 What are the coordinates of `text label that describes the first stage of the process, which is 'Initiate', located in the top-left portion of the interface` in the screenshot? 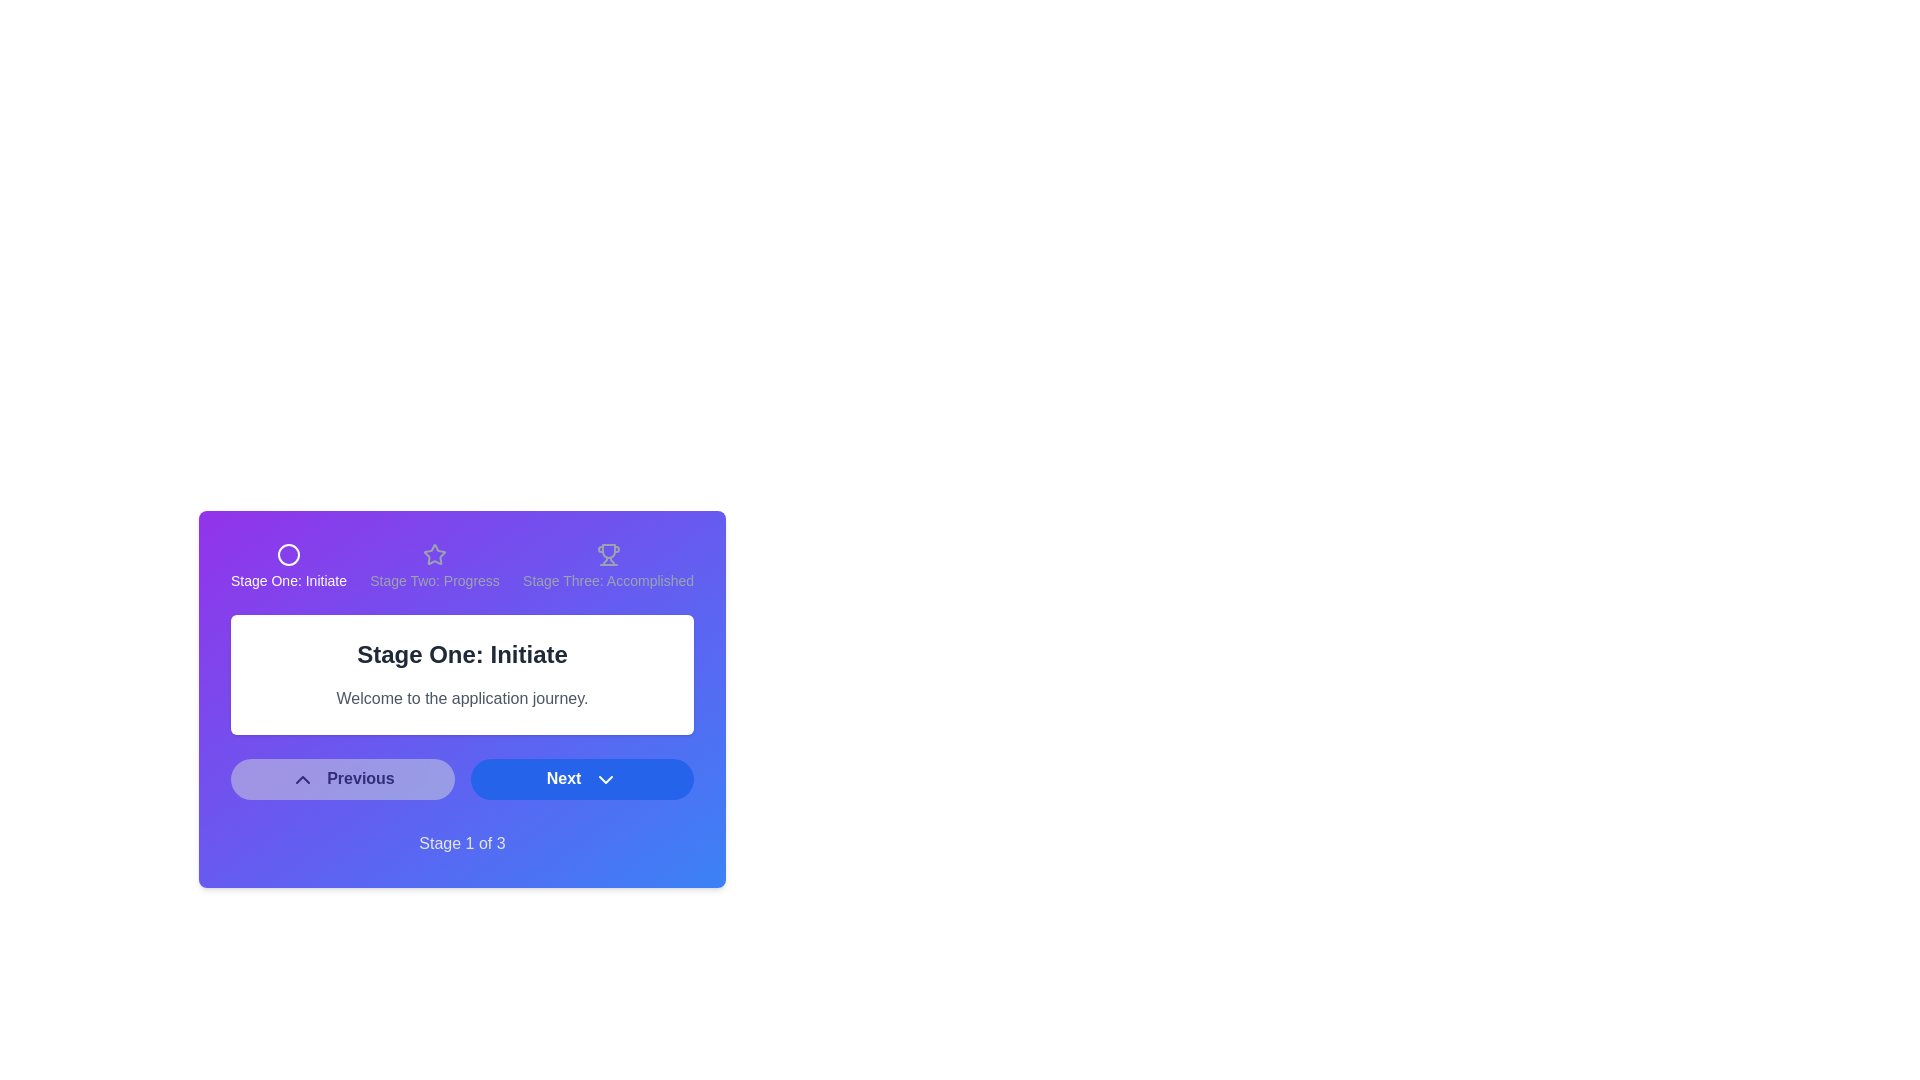 It's located at (287, 581).